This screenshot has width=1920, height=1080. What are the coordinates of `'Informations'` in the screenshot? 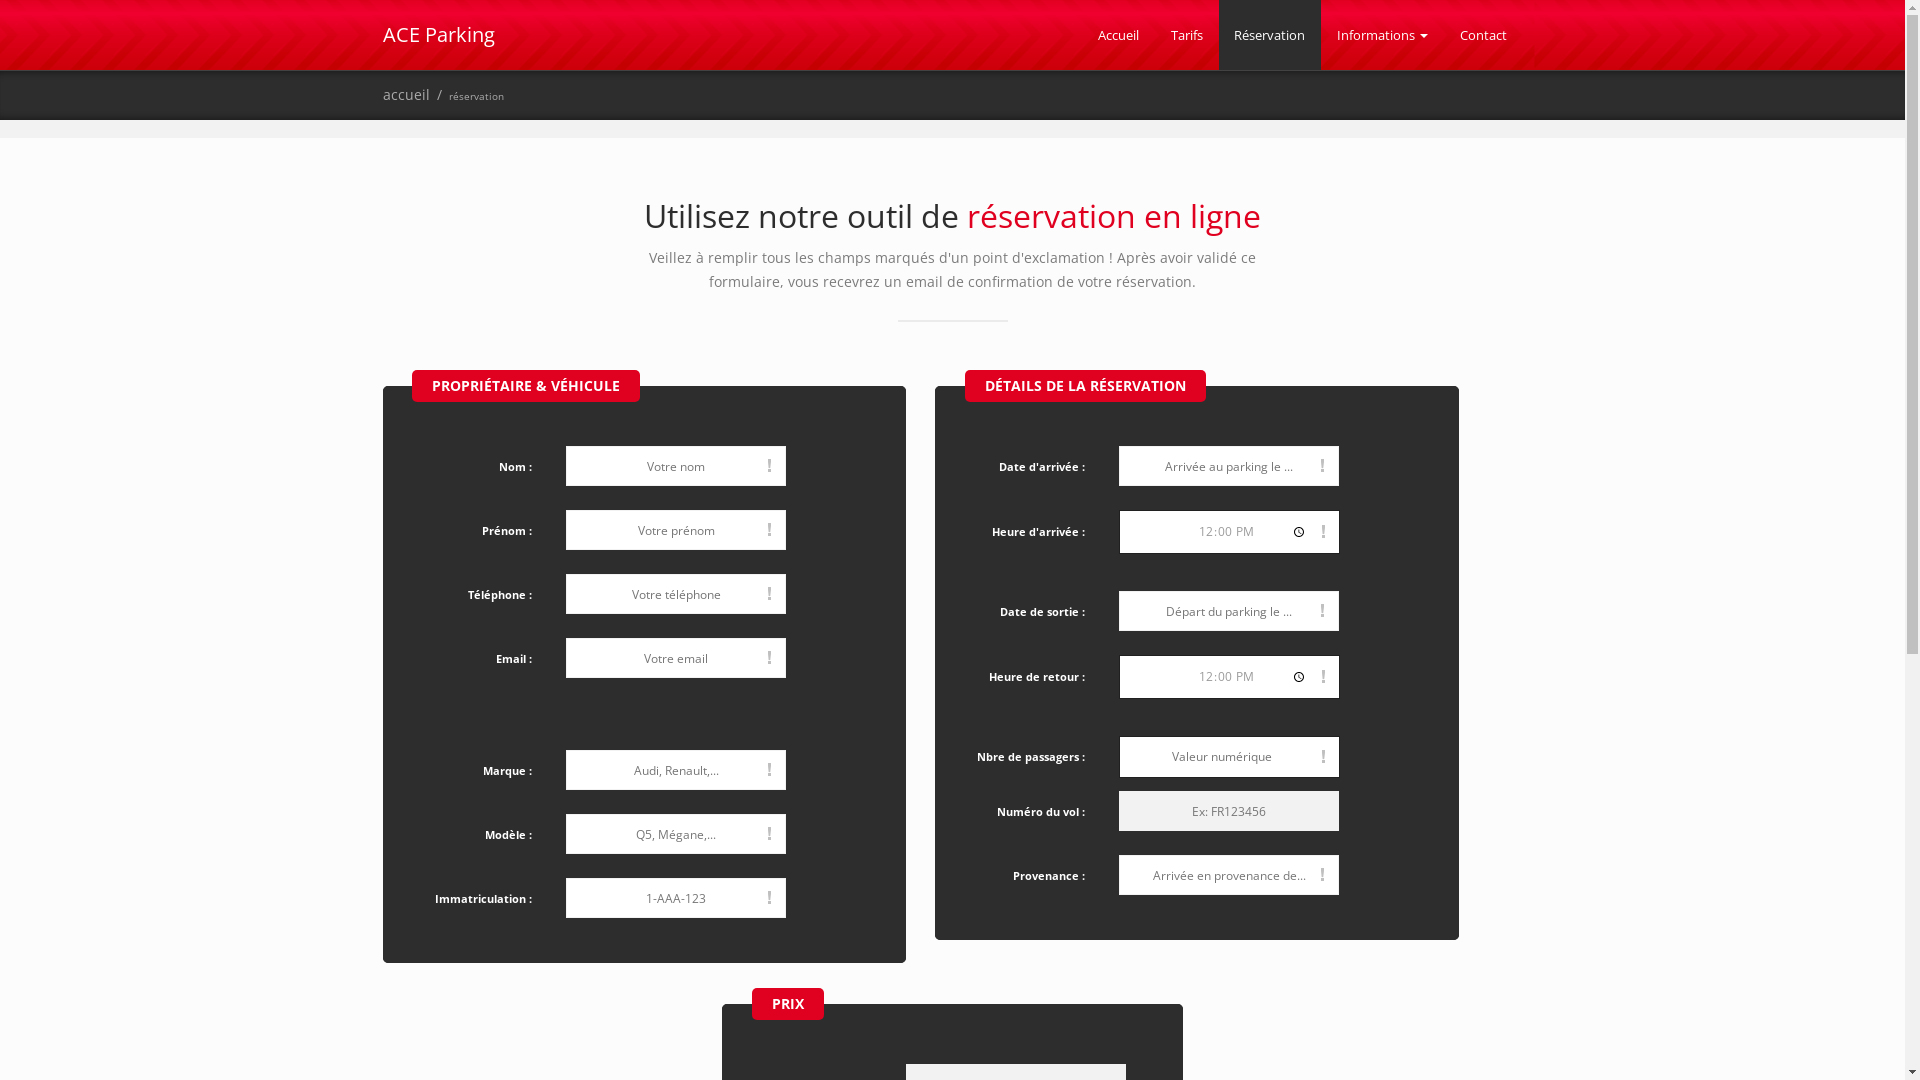 It's located at (1381, 34).